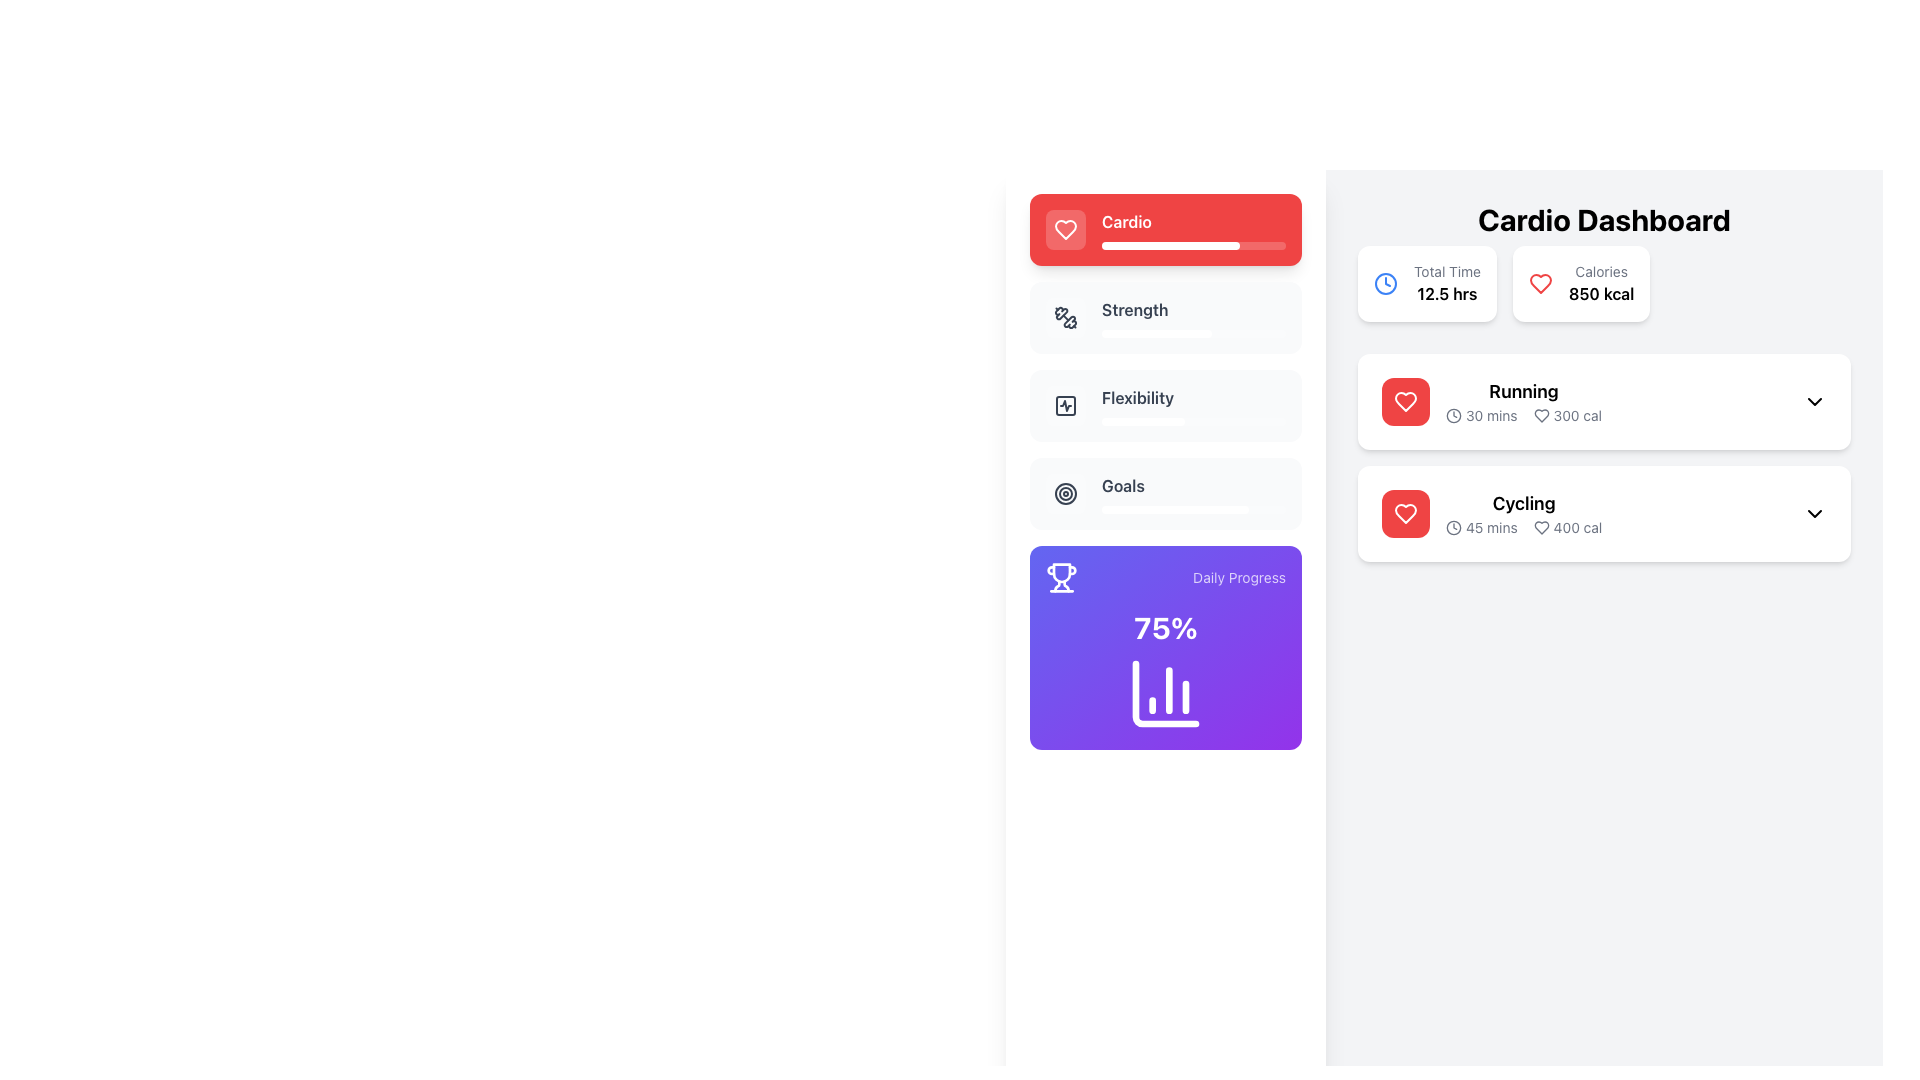 Image resolution: width=1920 pixels, height=1080 pixels. What do you see at coordinates (1194, 245) in the screenshot?
I see `the non-interactive progress bar located directly beneath the 'Cardio' label and icon, which indicates a 75% completion status and is styled with a red background` at bounding box center [1194, 245].